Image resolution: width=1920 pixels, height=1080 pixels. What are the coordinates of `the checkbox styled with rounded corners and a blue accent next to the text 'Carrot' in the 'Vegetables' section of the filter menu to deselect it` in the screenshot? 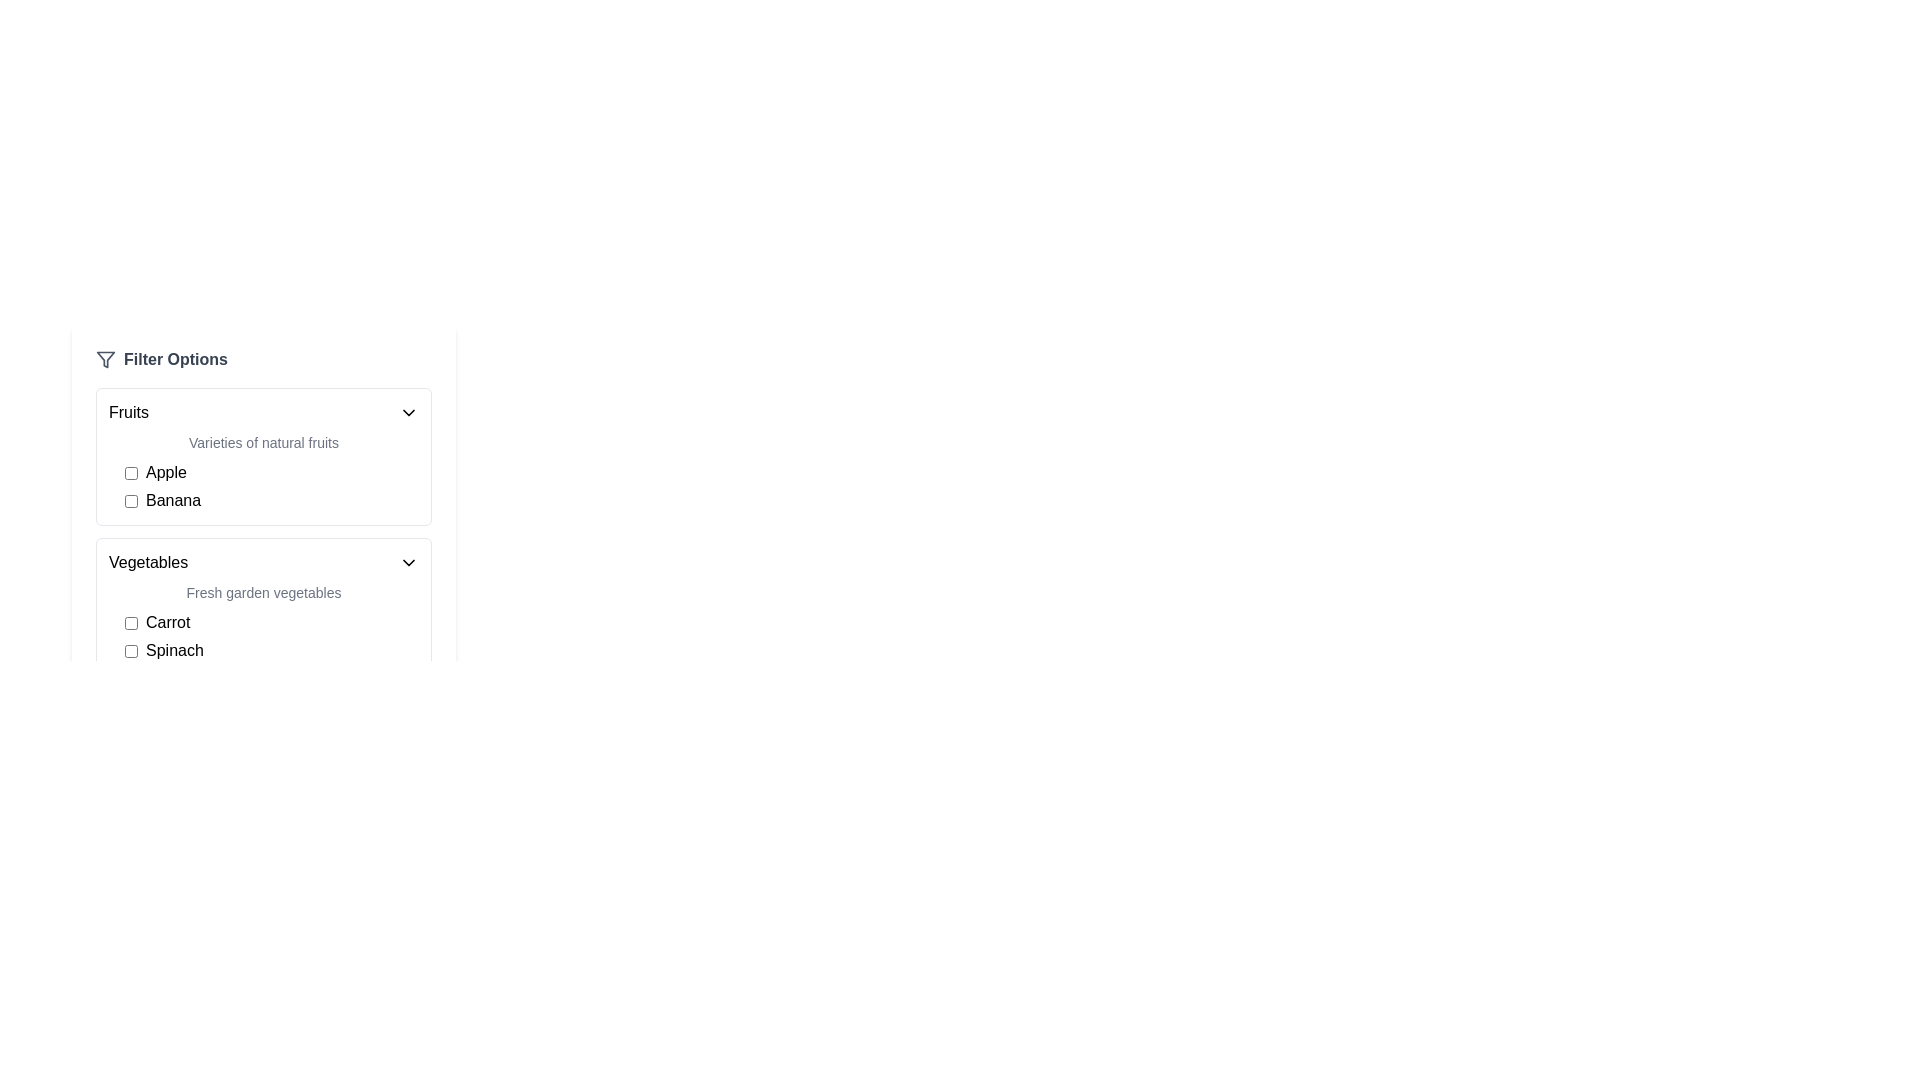 It's located at (130, 622).